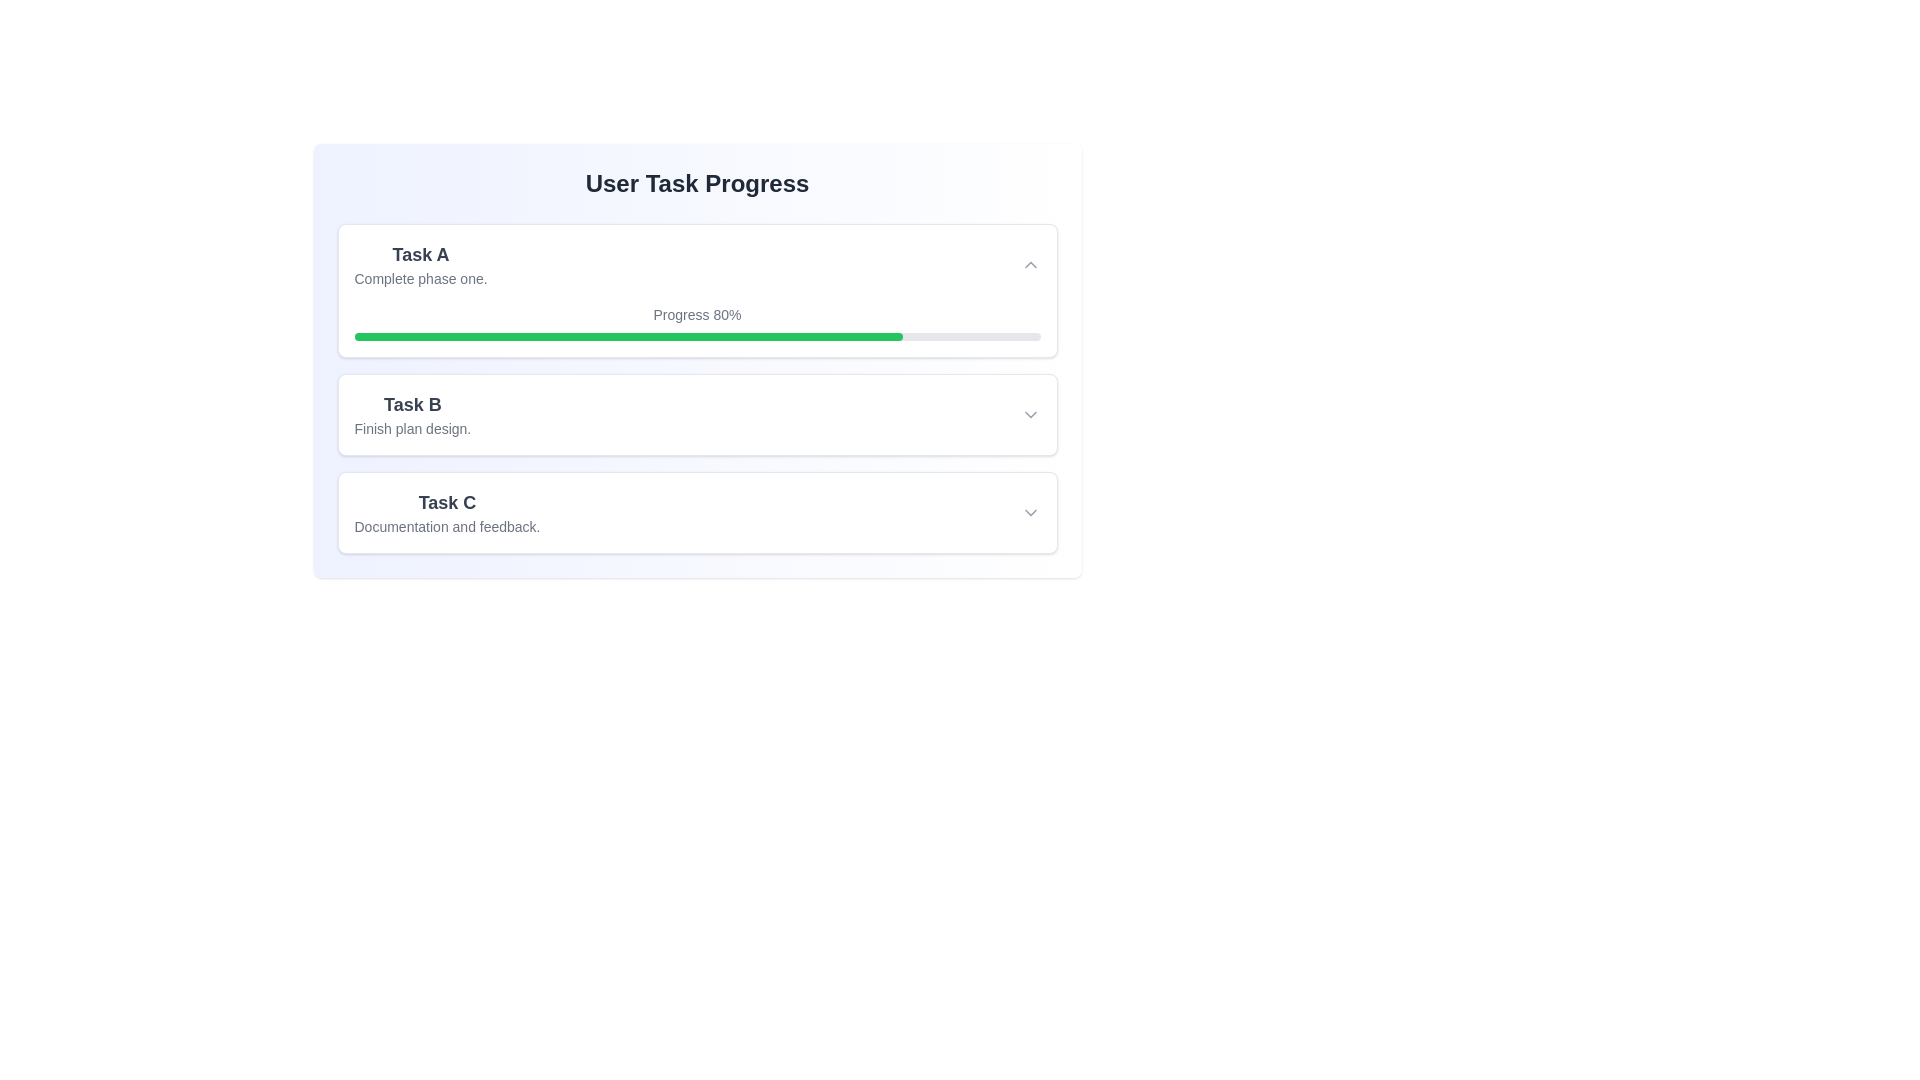 This screenshot has height=1080, width=1920. What do you see at coordinates (420, 253) in the screenshot?
I see `the text label that identifies the first task in the 'User Task Progress' interface, positioned above the description 'Complete phase one.'` at bounding box center [420, 253].